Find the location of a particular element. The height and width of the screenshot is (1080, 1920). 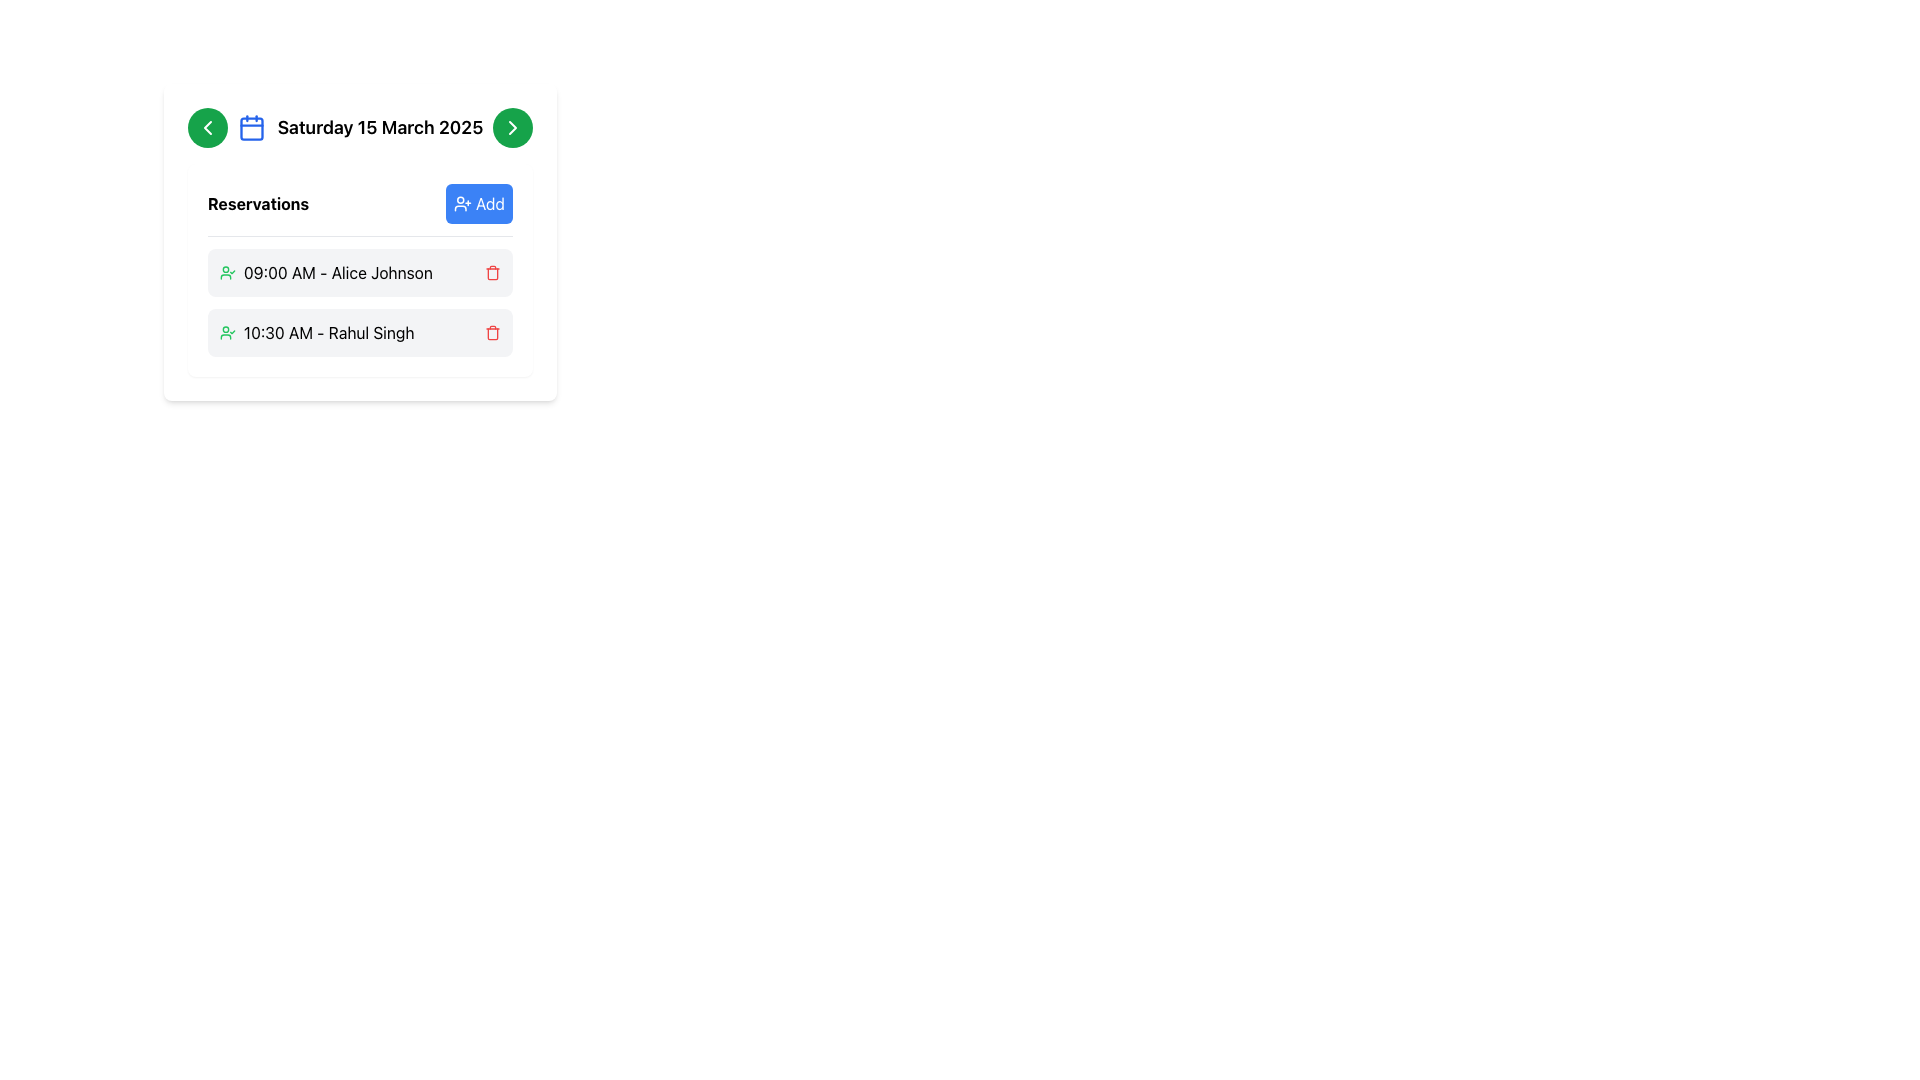

the second text label in the reservation details list that displays the reservation time and associated name, located below the '09:00 AM - Alice Johnson' entry is located at coordinates (329, 331).